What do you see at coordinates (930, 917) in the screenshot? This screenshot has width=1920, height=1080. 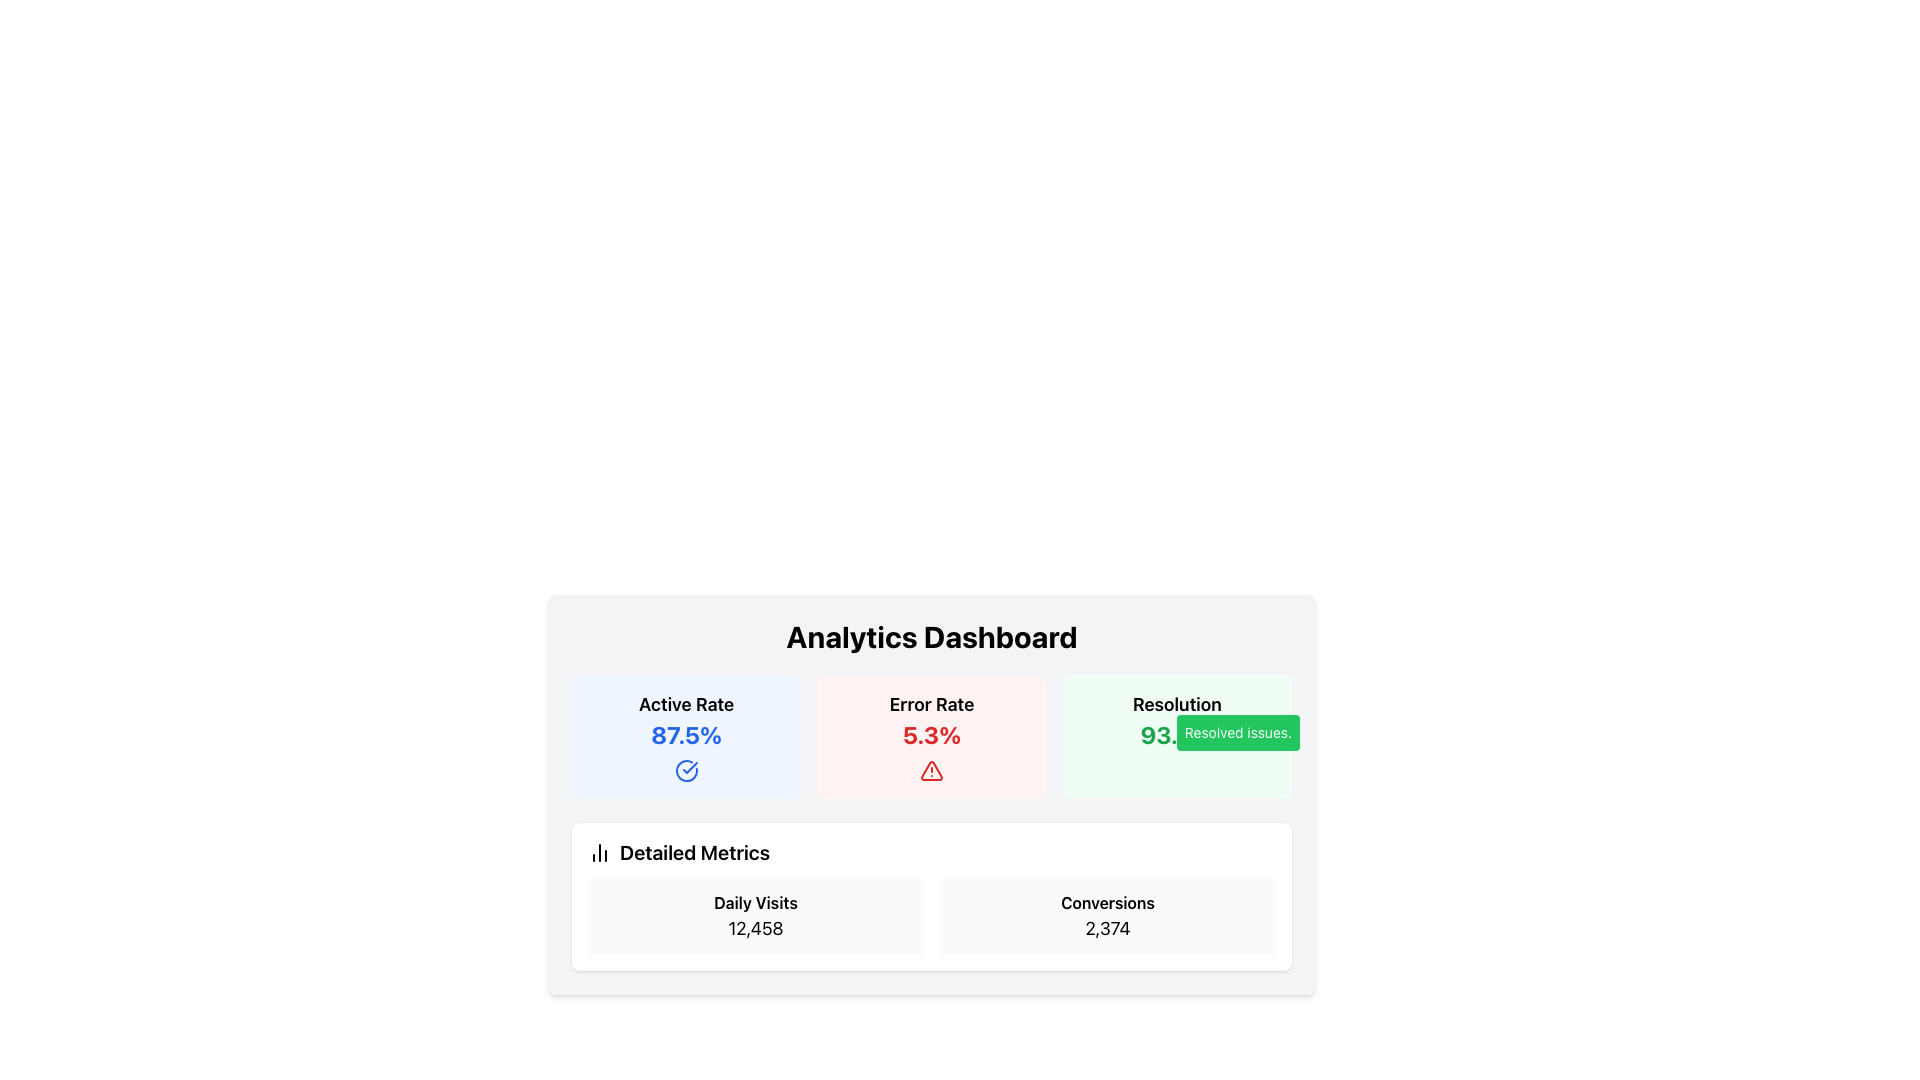 I see `displayed information from the grid layout containing the labels 'Daily Visits' and 'Conversions' with their respective numeric values '12,458' and '2,374' located in the 'Detailed Metrics' section` at bounding box center [930, 917].